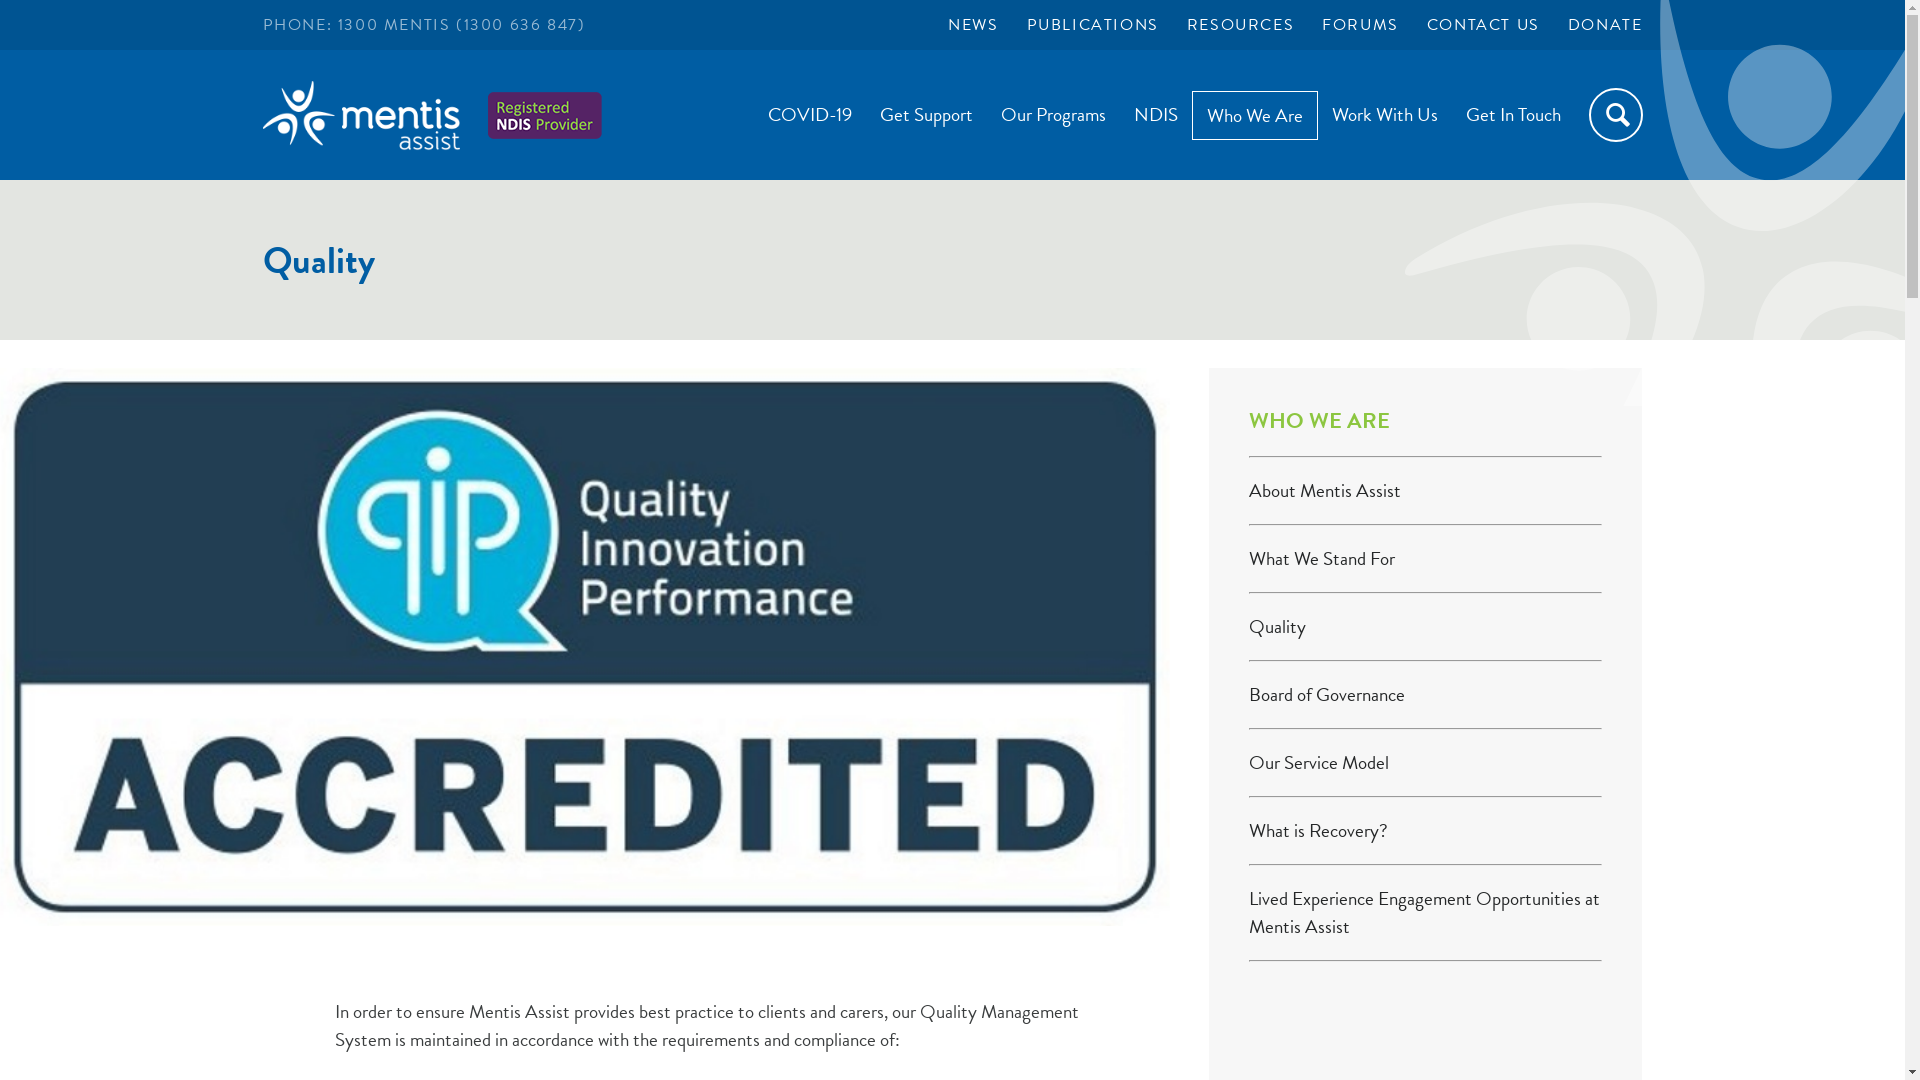 Image resolution: width=1920 pixels, height=1080 pixels. What do you see at coordinates (1513, 113) in the screenshot?
I see `'Get In Touch'` at bounding box center [1513, 113].